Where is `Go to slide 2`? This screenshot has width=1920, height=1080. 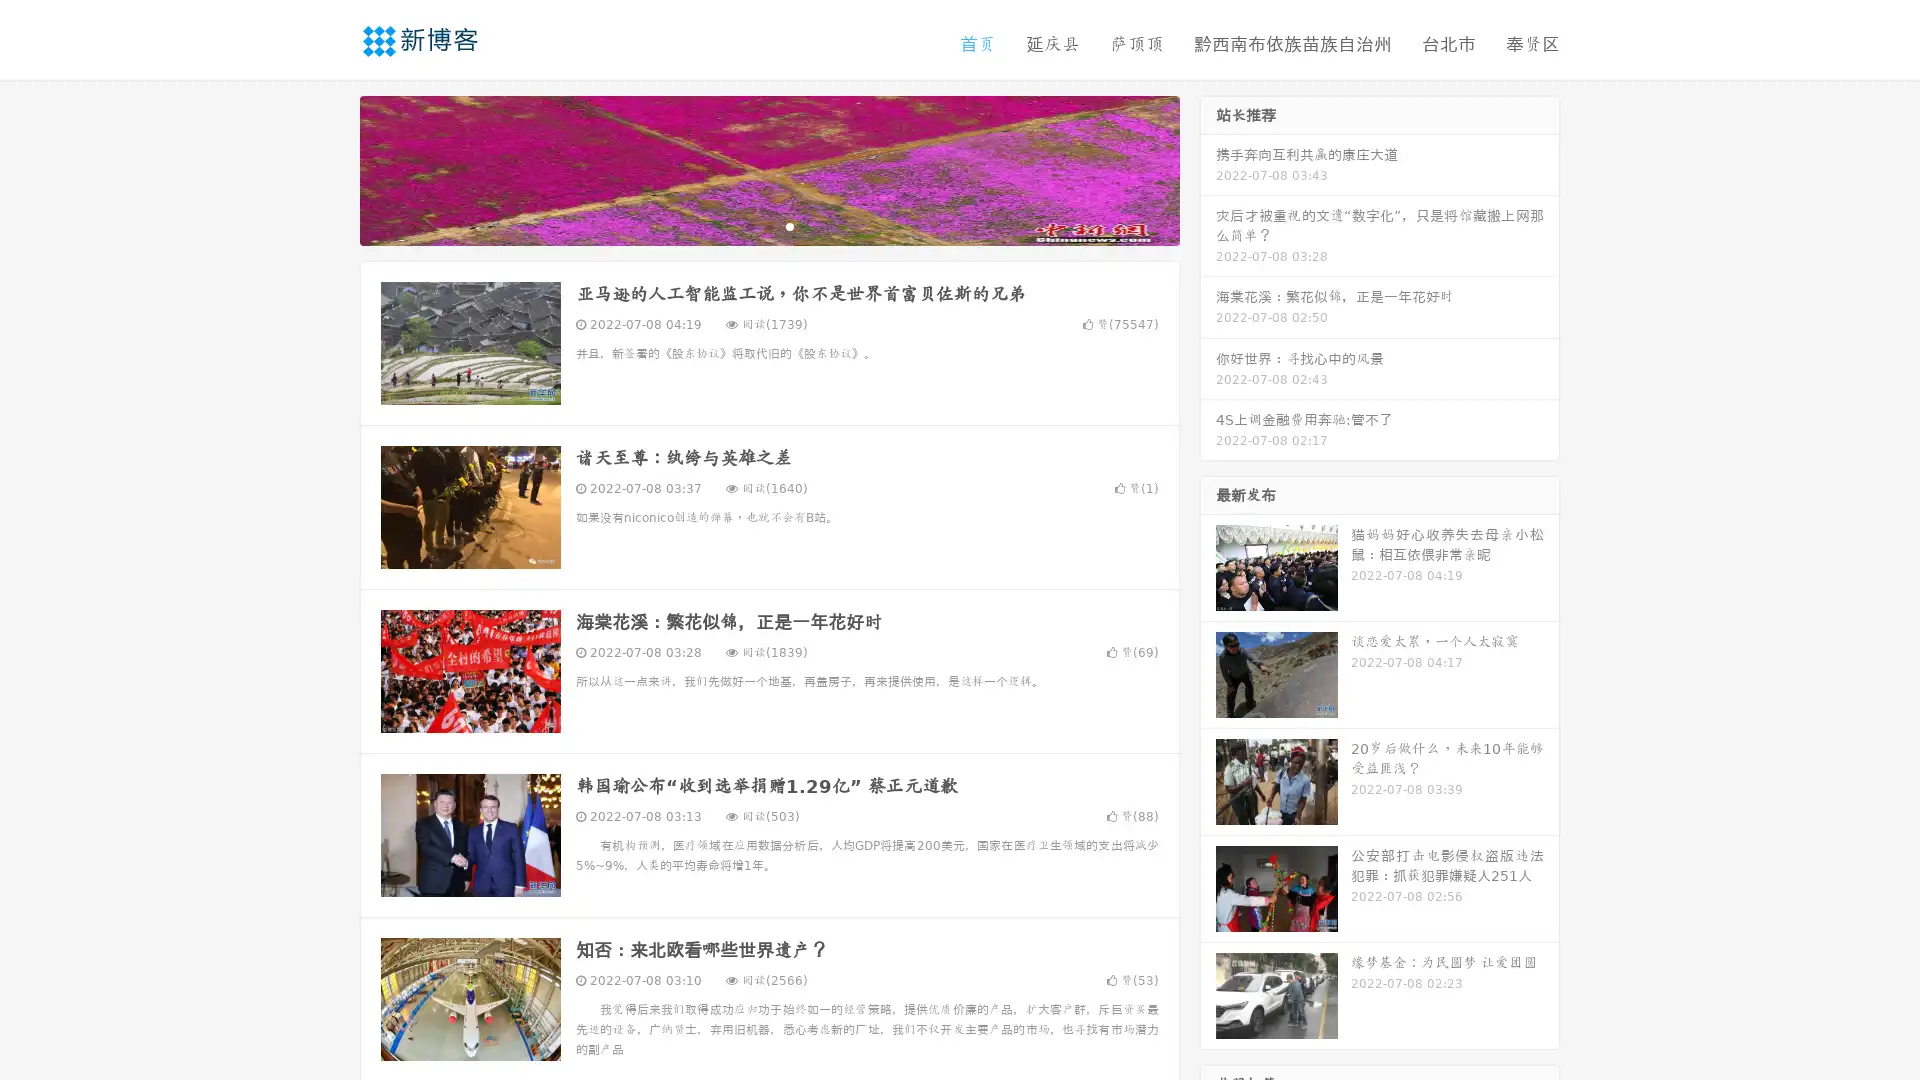 Go to slide 2 is located at coordinates (768, 225).